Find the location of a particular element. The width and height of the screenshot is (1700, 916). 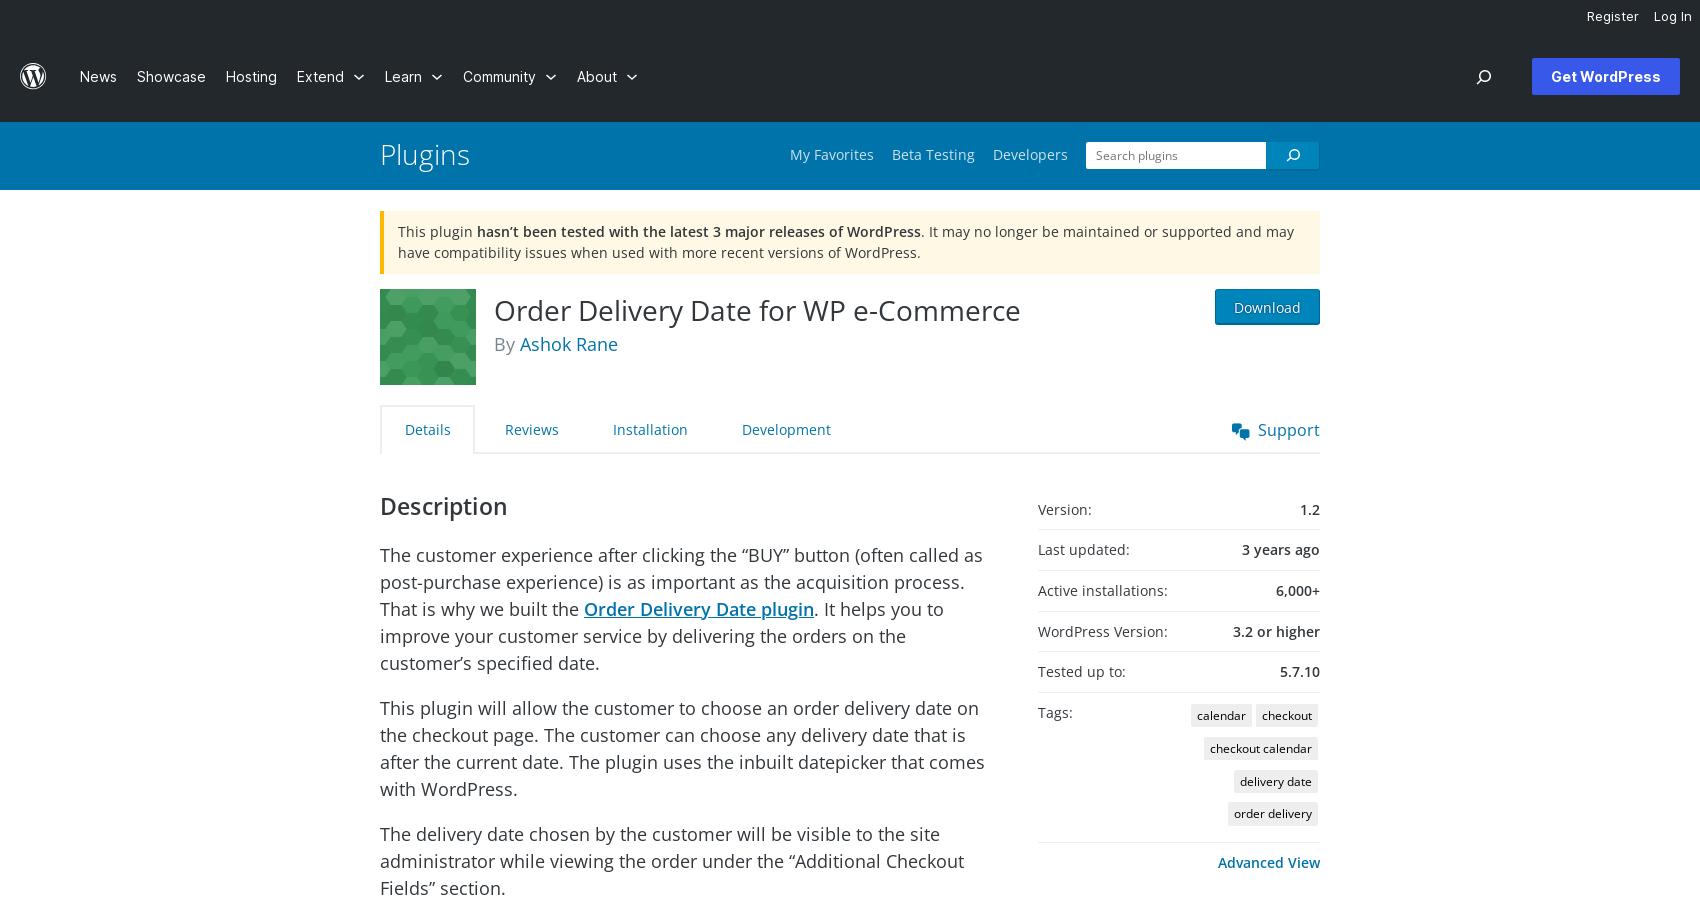

'Tags:' is located at coordinates (1054, 711).